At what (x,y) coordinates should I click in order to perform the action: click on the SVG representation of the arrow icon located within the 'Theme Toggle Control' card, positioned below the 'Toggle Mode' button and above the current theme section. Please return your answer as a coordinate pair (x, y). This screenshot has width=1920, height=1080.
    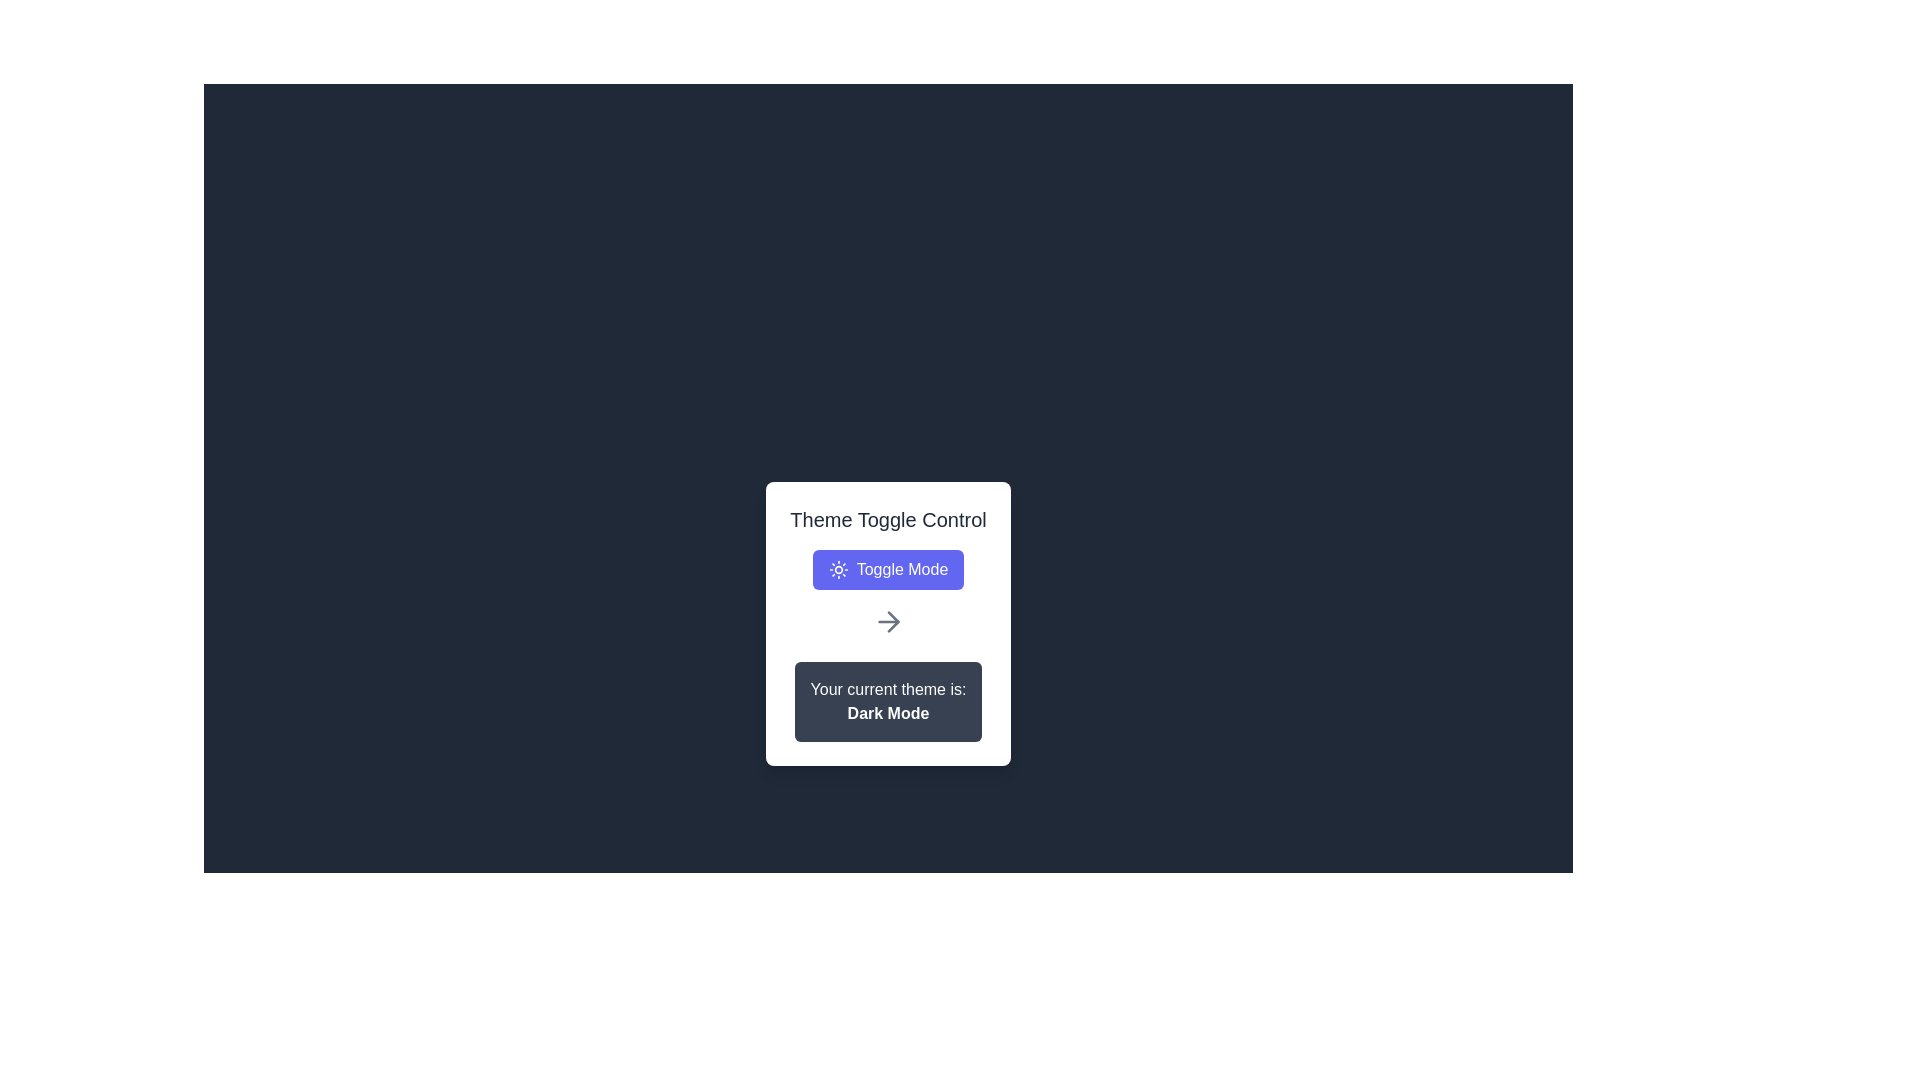
    Looking at the image, I should click on (887, 620).